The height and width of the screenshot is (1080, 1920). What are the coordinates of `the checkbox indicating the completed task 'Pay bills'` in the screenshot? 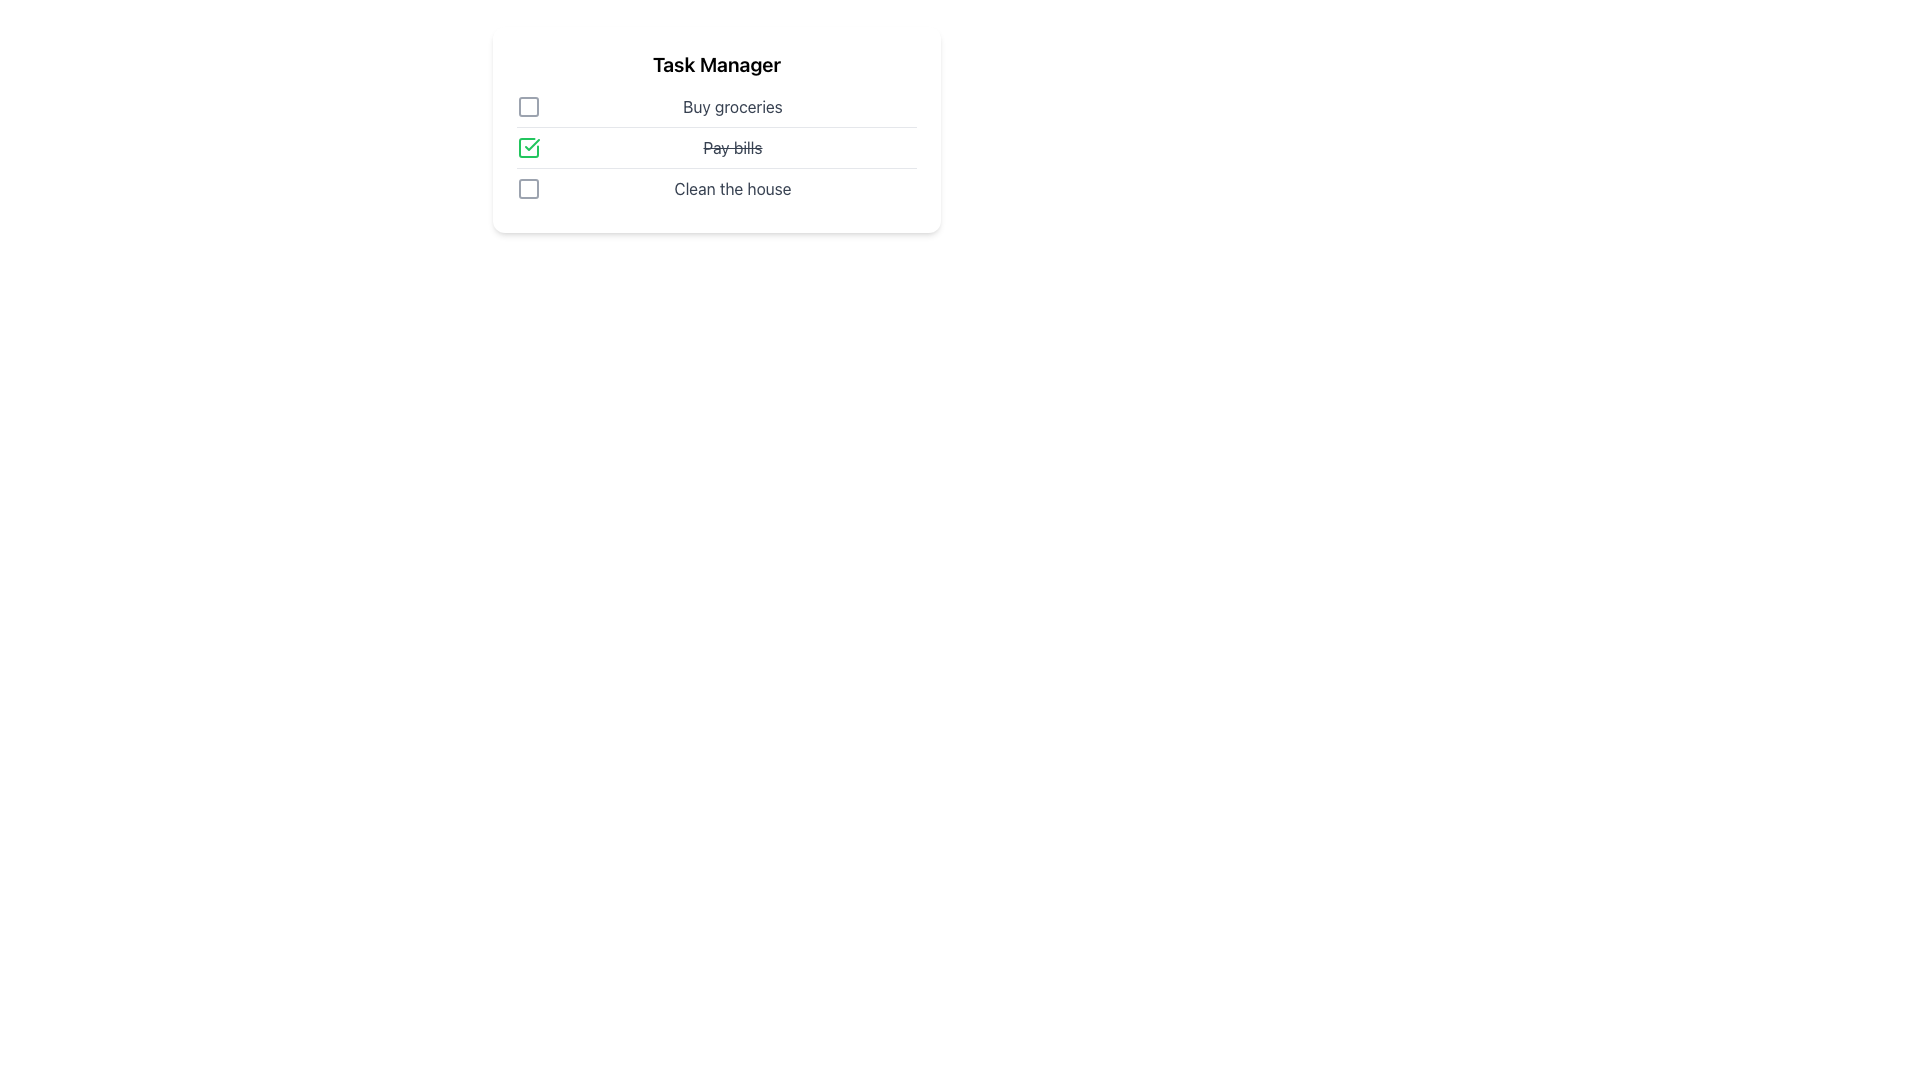 It's located at (528, 146).